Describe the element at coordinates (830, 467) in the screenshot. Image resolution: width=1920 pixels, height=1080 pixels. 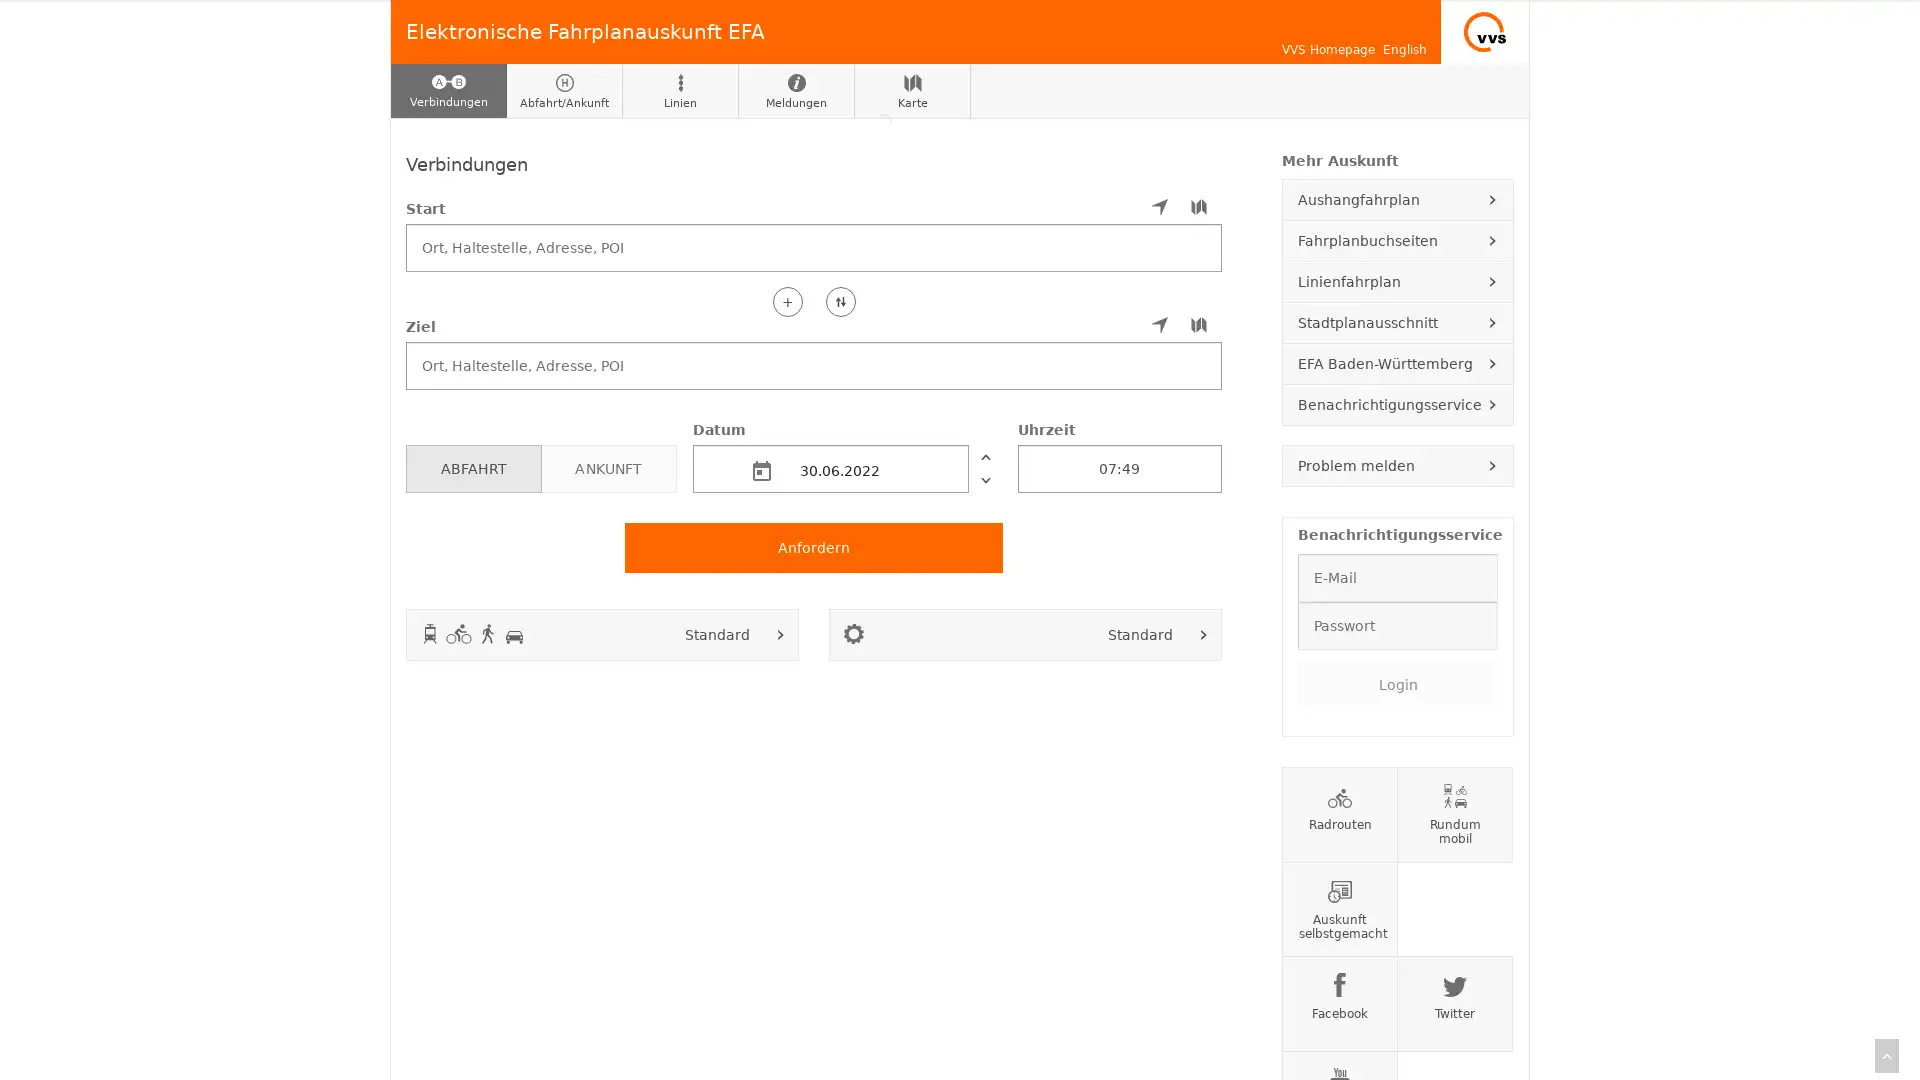
I see `30.06.2022` at that location.